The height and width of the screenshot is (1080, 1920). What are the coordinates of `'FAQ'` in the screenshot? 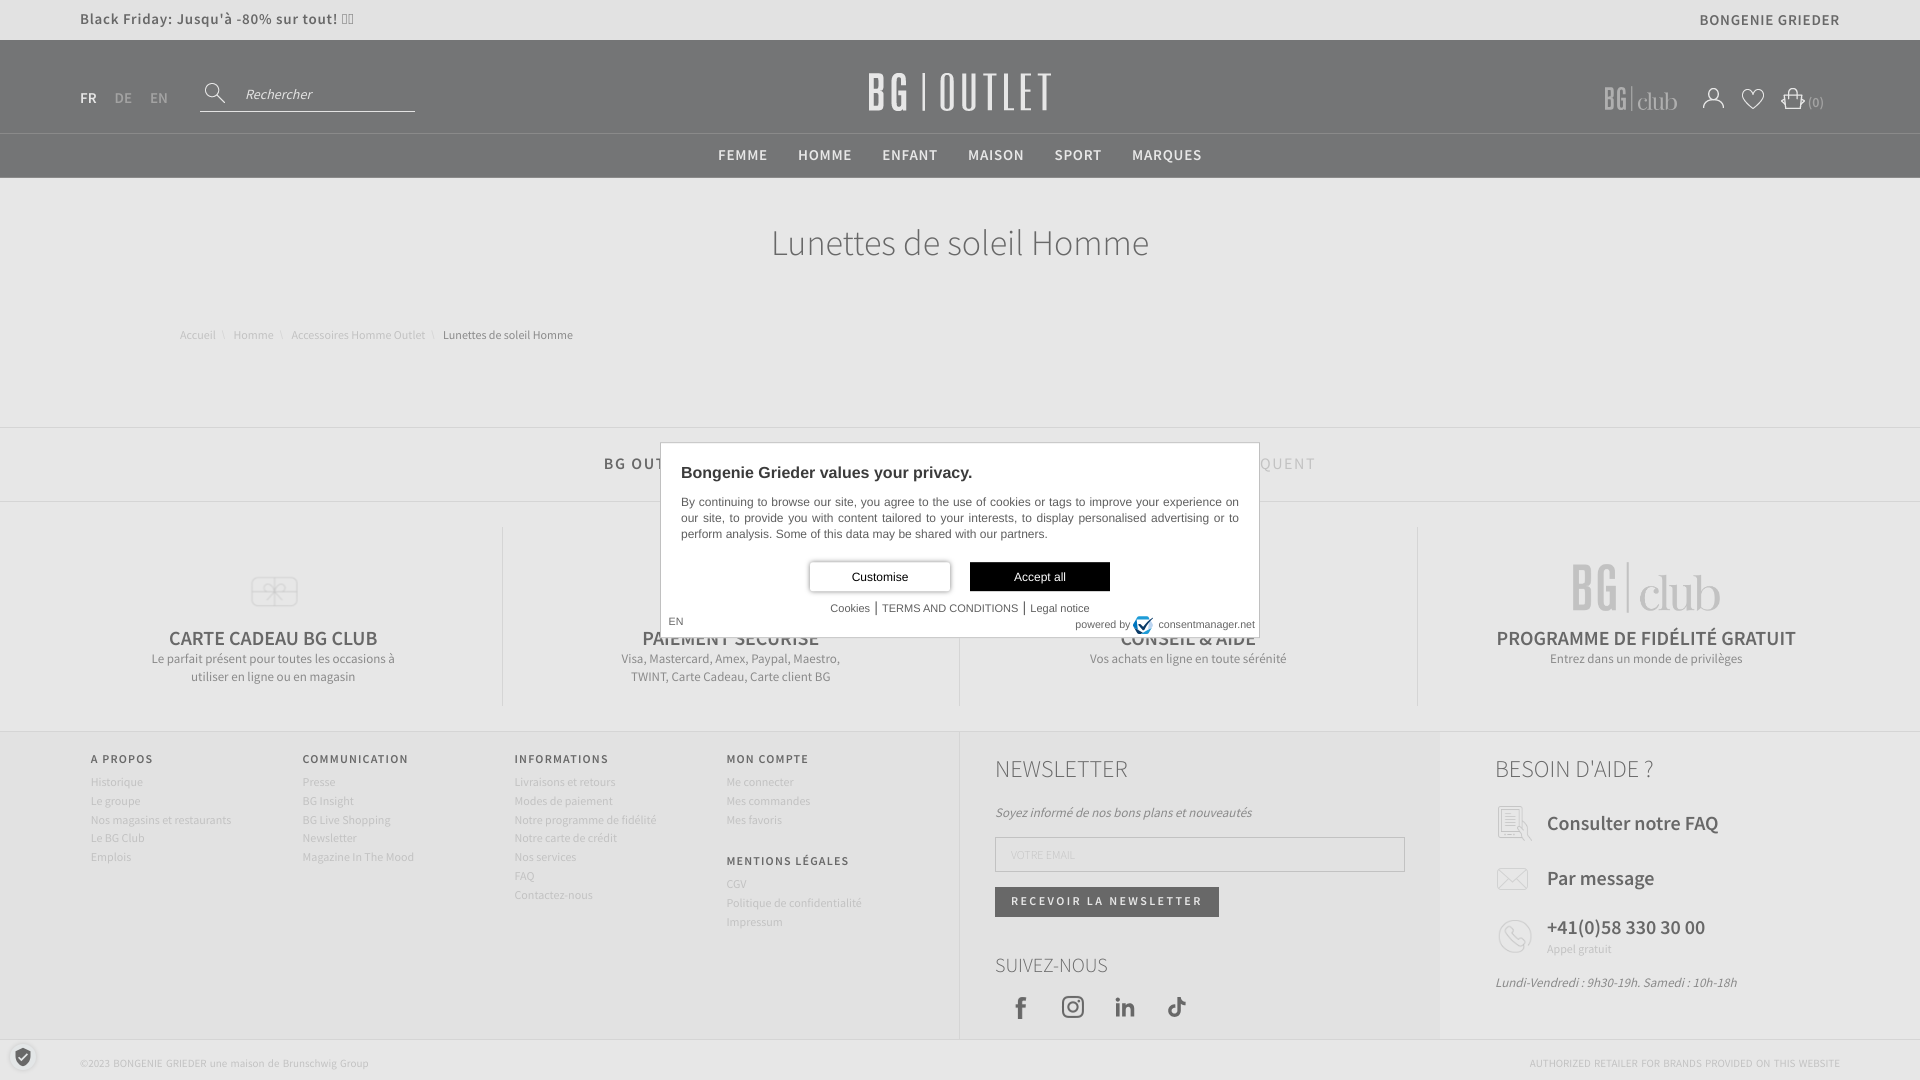 It's located at (523, 875).